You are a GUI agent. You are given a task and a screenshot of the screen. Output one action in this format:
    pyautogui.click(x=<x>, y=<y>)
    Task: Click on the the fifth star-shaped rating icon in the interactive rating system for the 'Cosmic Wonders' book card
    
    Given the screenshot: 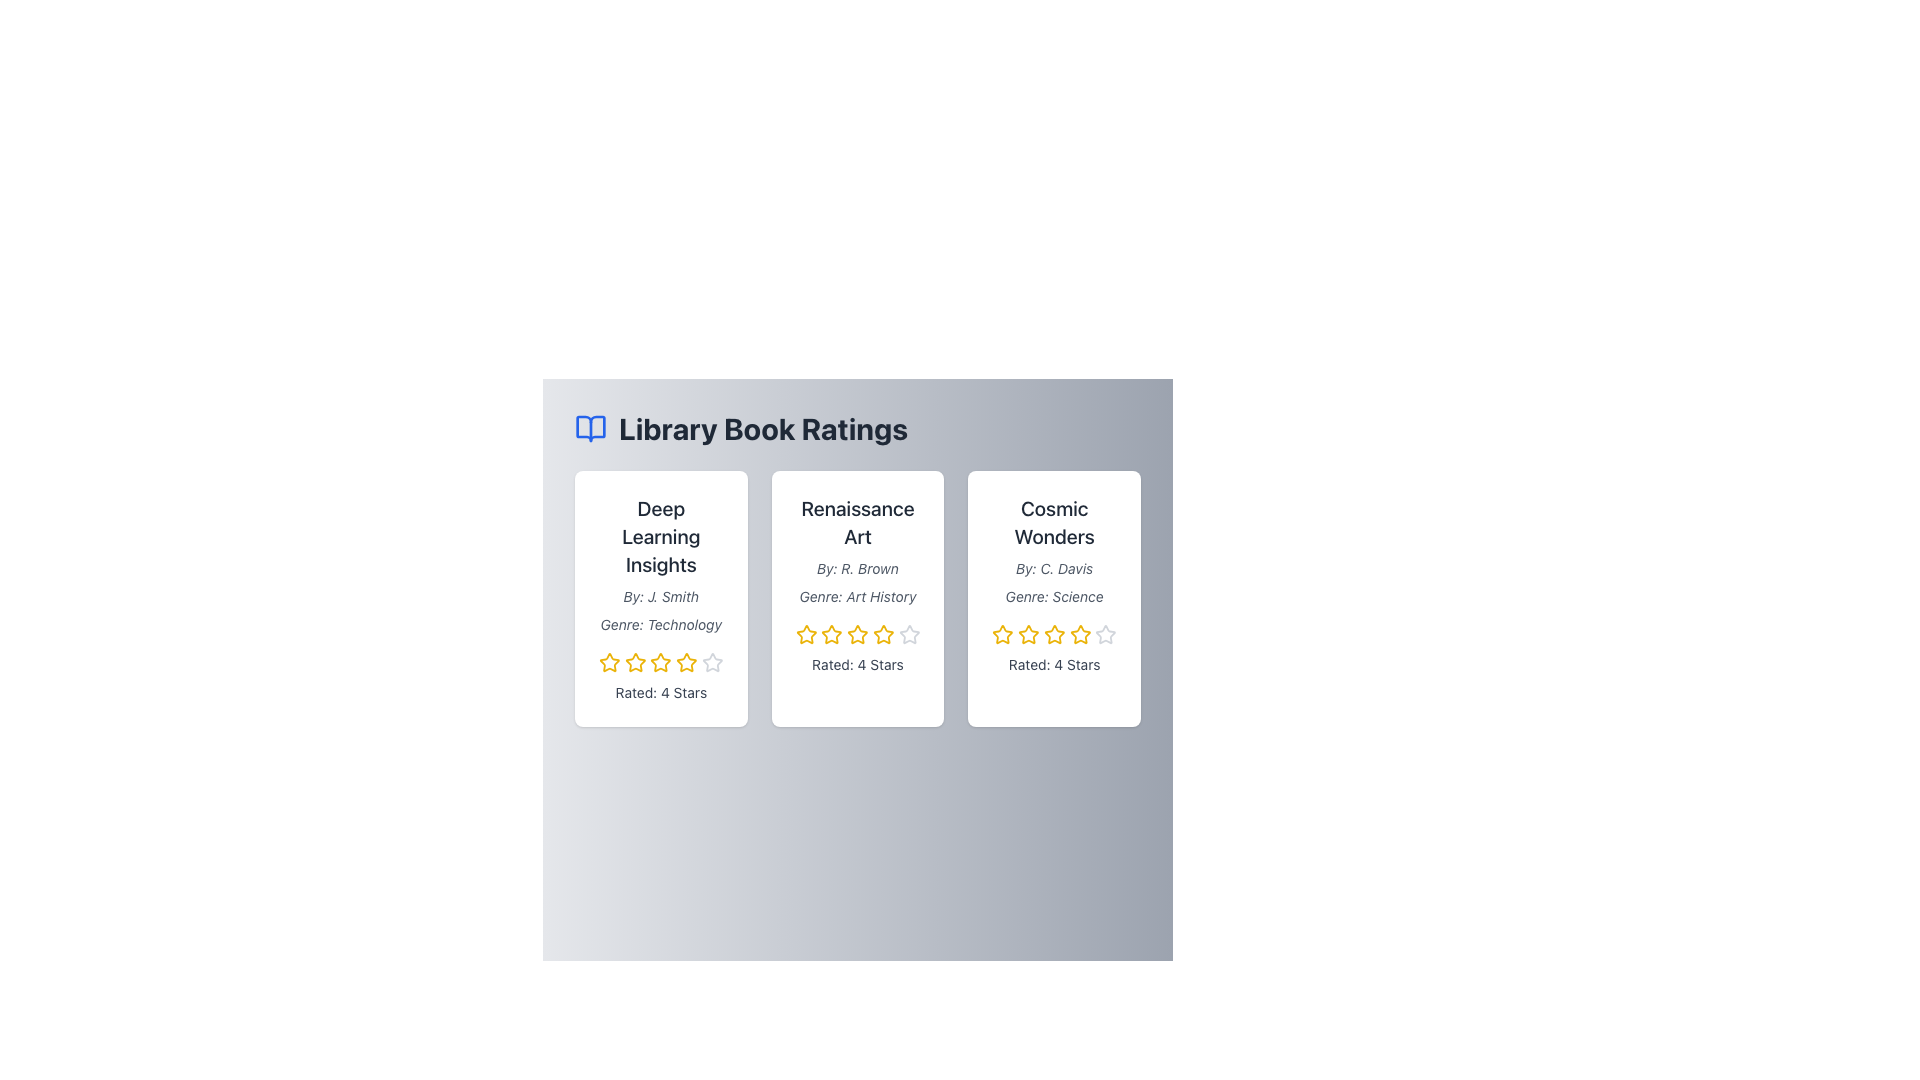 What is the action you would take?
    pyautogui.click(x=1105, y=634)
    